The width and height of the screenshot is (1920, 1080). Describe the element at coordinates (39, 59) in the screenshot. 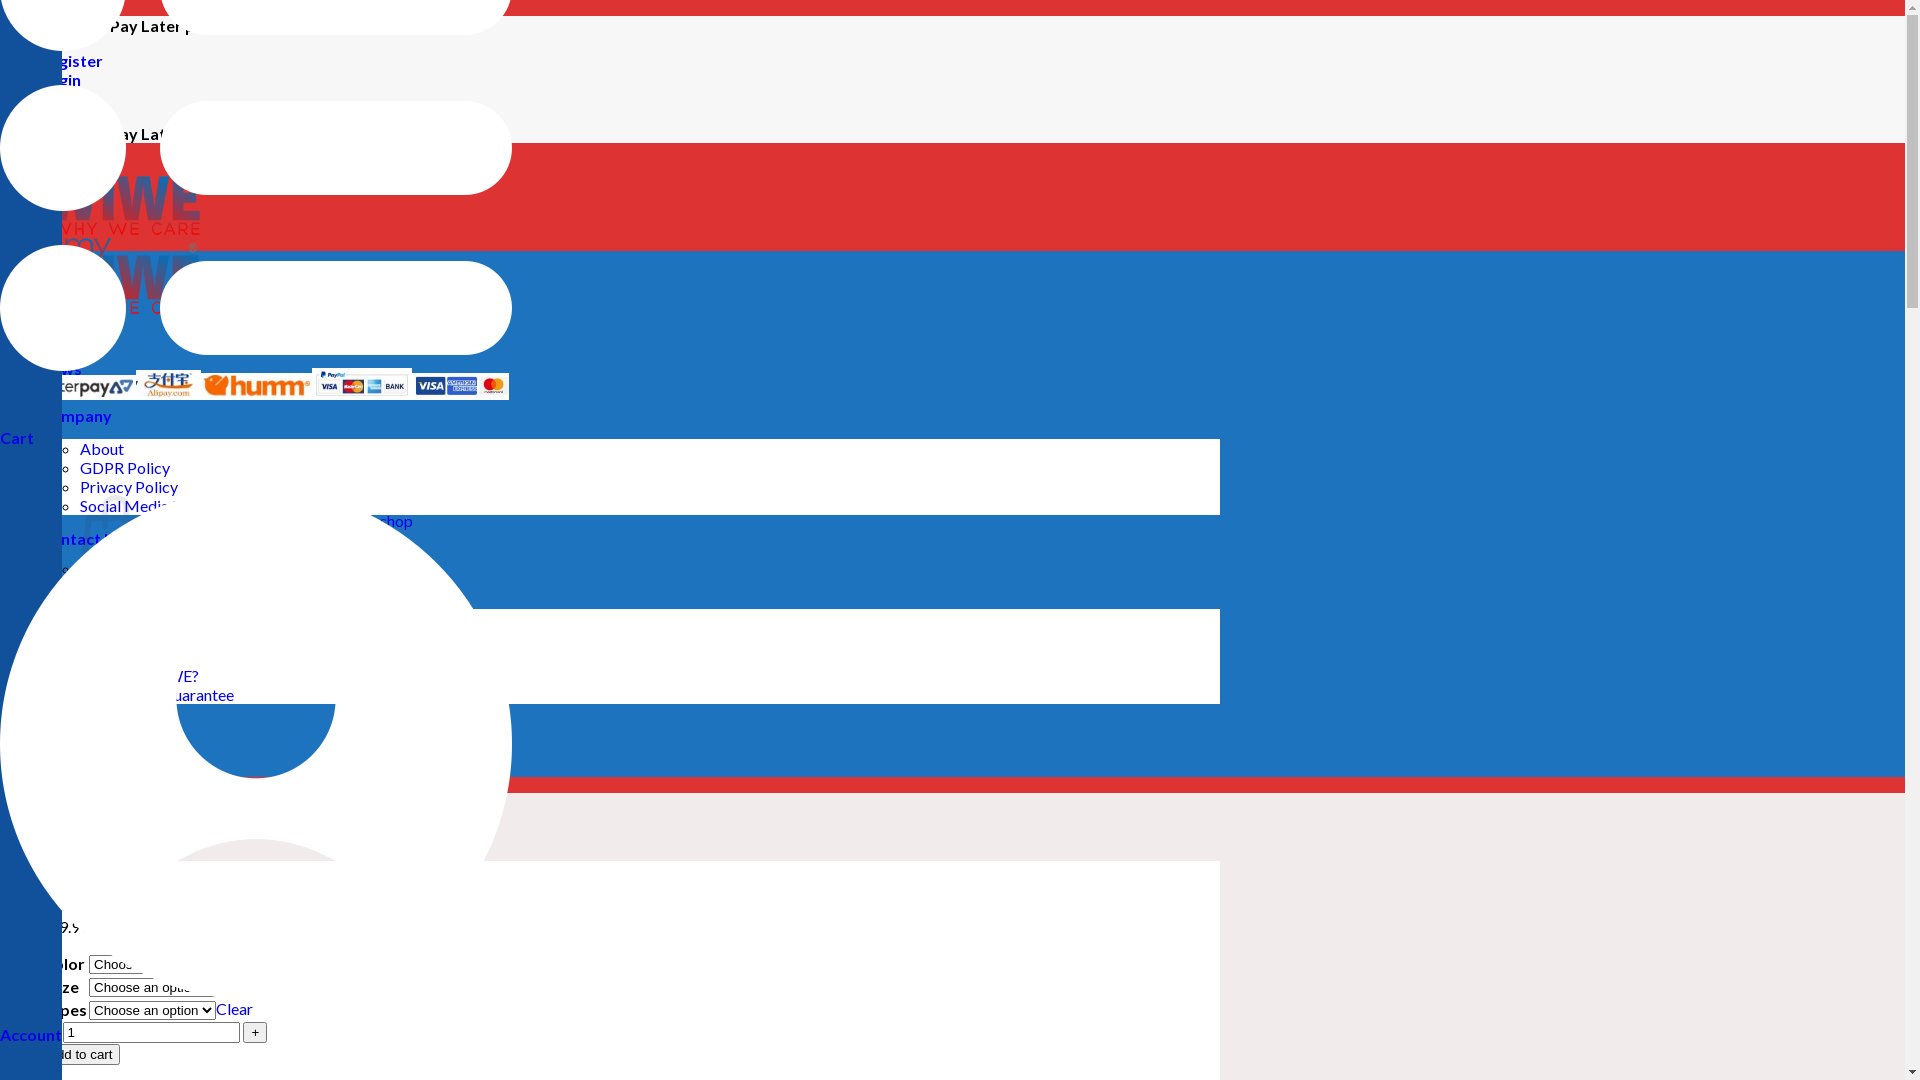

I see `'Register'` at that location.